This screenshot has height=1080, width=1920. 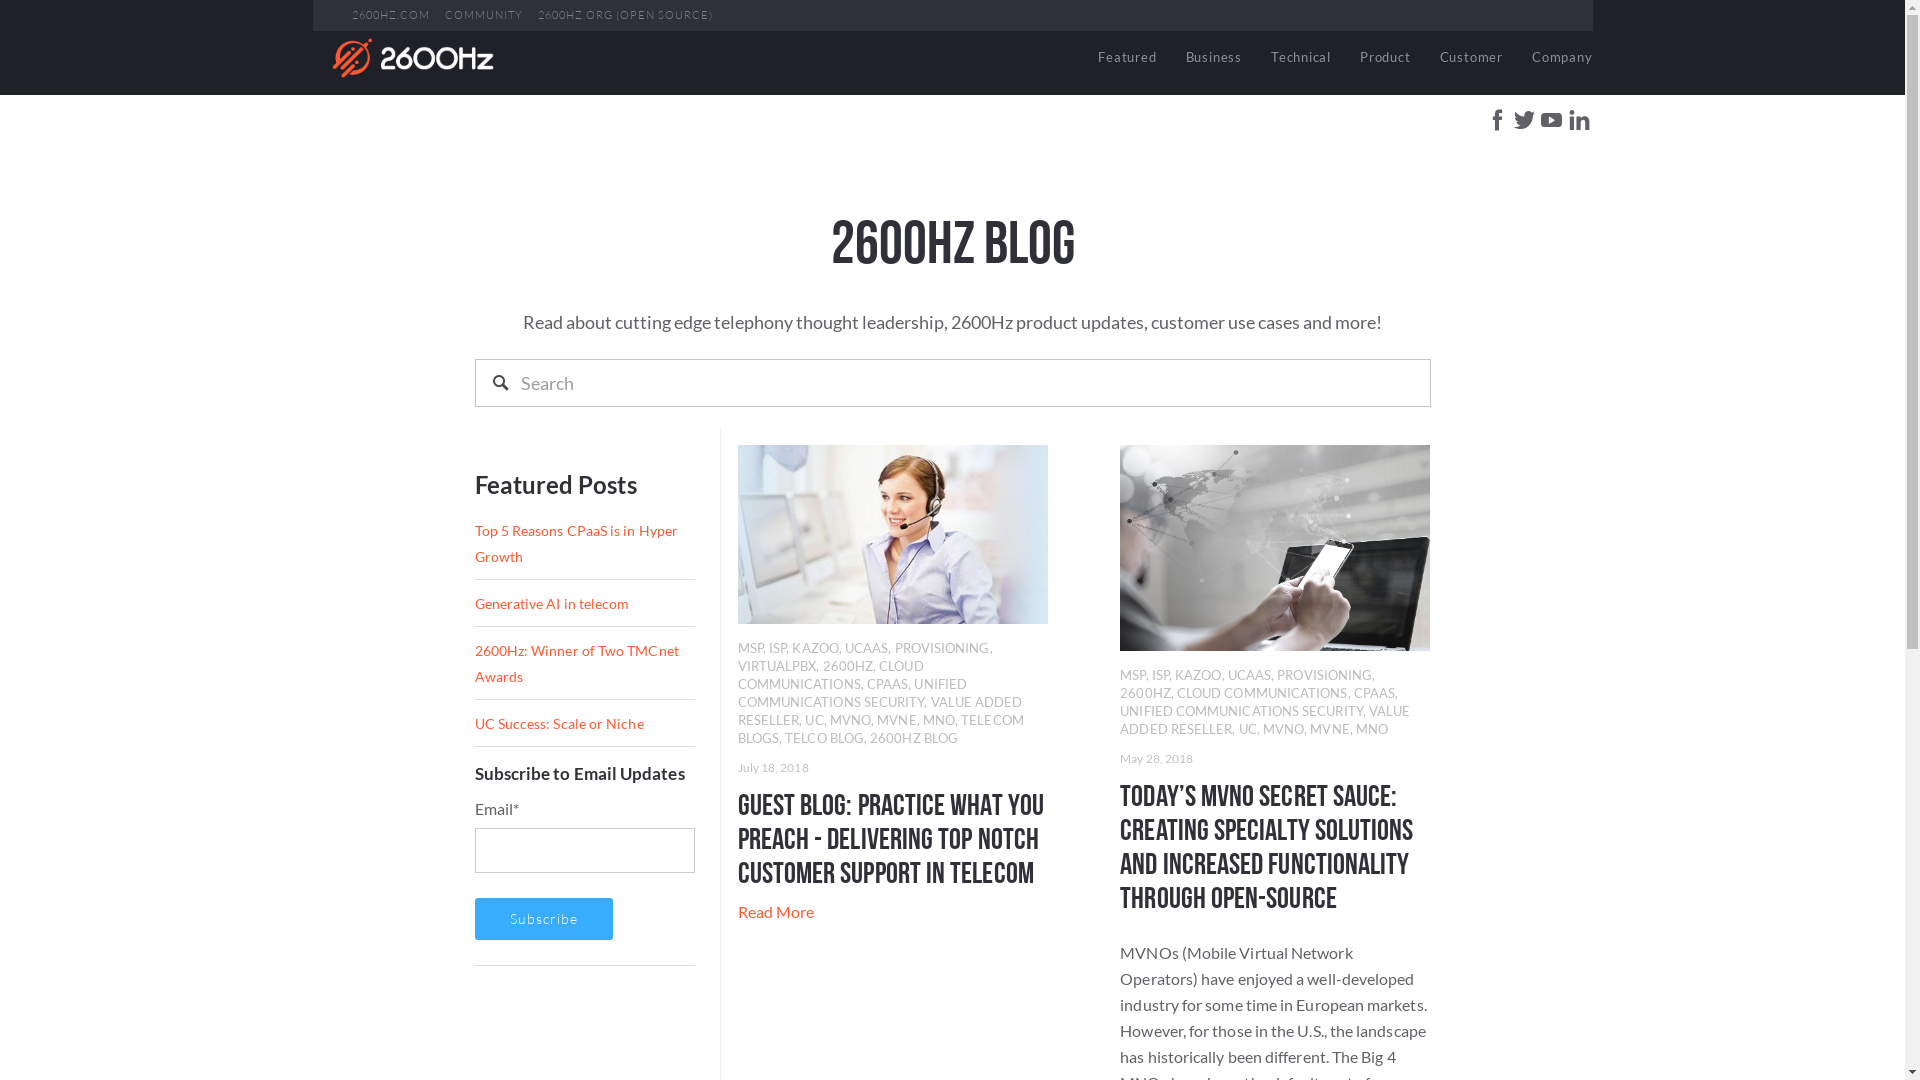 What do you see at coordinates (1300, 57) in the screenshot?
I see `'Technical'` at bounding box center [1300, 57].